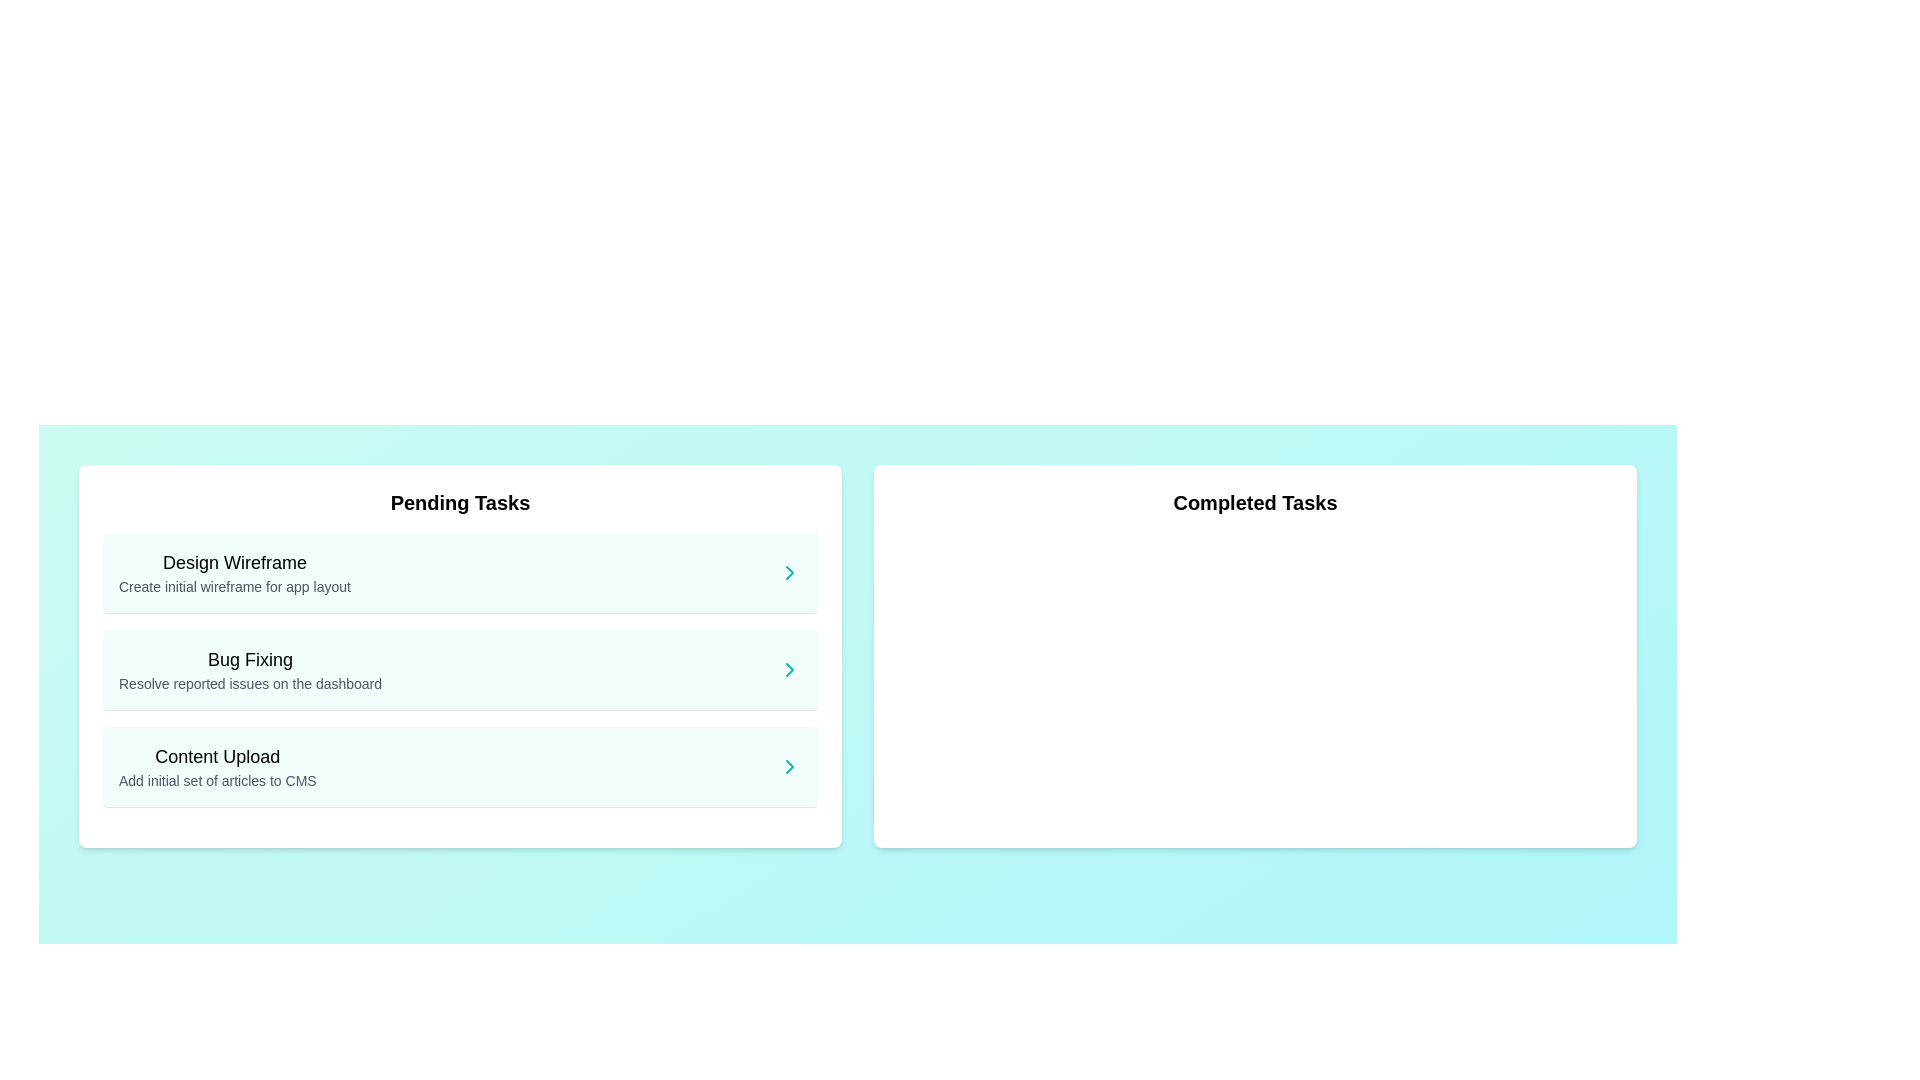 The height and width of the screenshot is (1080, 1920). I want to click on the 'Bug Fixing' text label located in the second card under the 'Pending Tasks' section, positioned above the description text 'Resolve reported issues on the dashboard', so click(249, 659).